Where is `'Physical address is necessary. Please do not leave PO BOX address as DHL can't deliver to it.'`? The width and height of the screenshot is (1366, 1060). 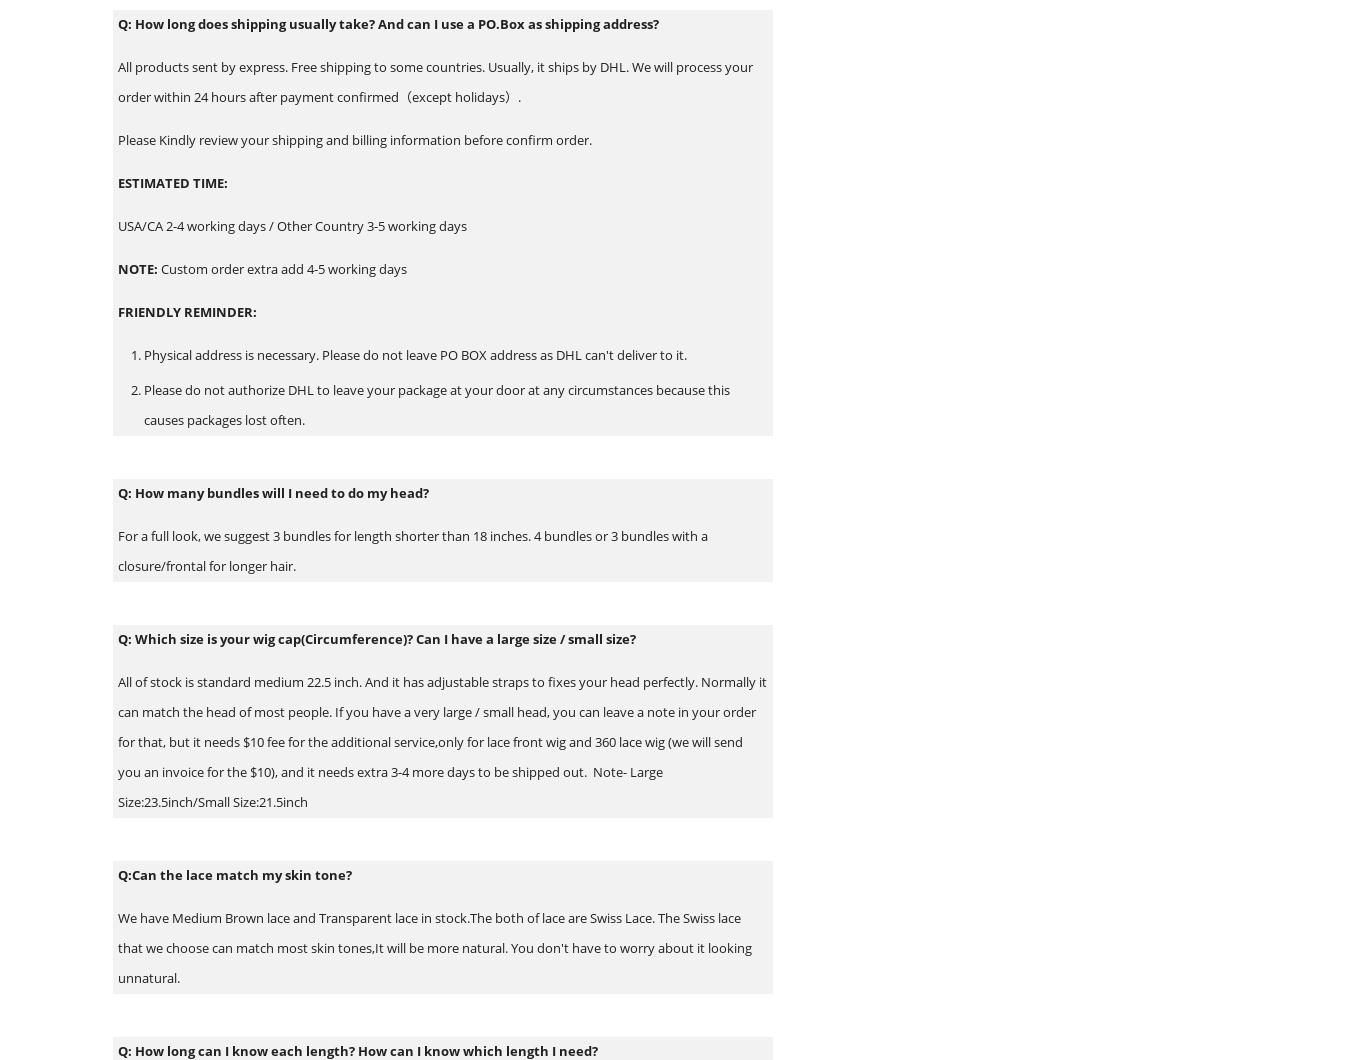 'Physical address is necessary. Please do not leave PO BOX address as DHL can't deliver to it.' is located at coordinates (142, 354).